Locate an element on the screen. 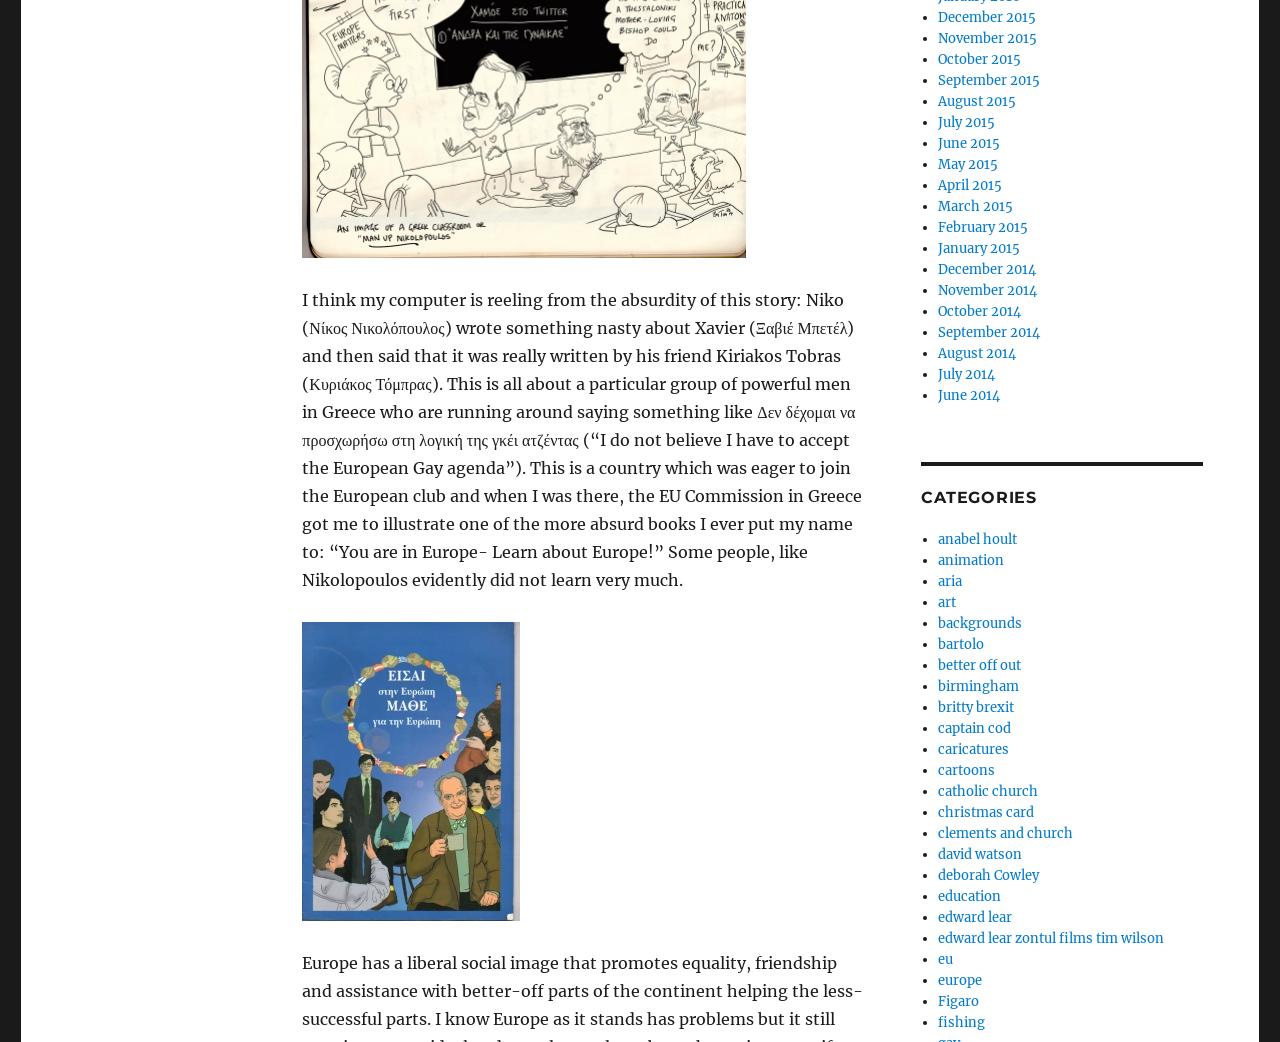 The width and height of the screenshot is (1280, 1042). 'art' is located at coordinates (945, 601).